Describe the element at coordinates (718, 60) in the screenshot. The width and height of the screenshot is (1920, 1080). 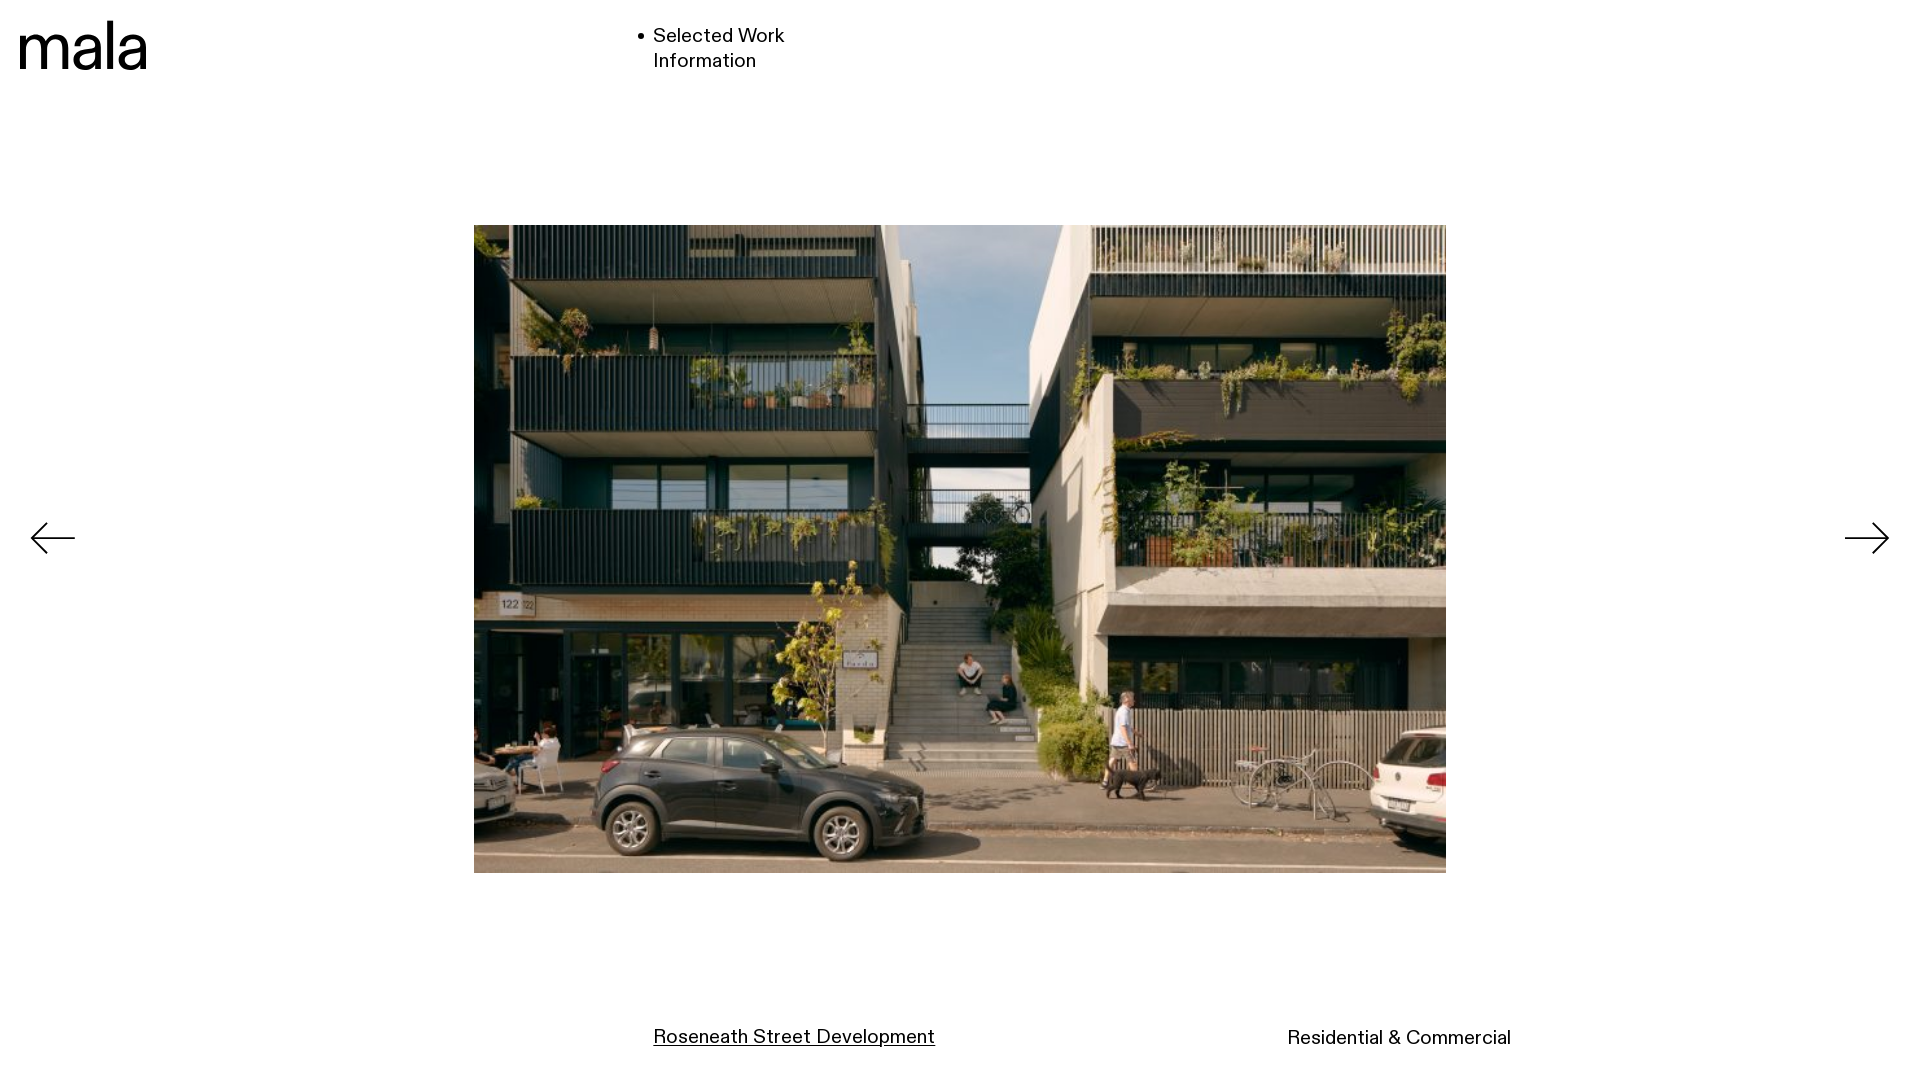
I see `'Information'` at that location.